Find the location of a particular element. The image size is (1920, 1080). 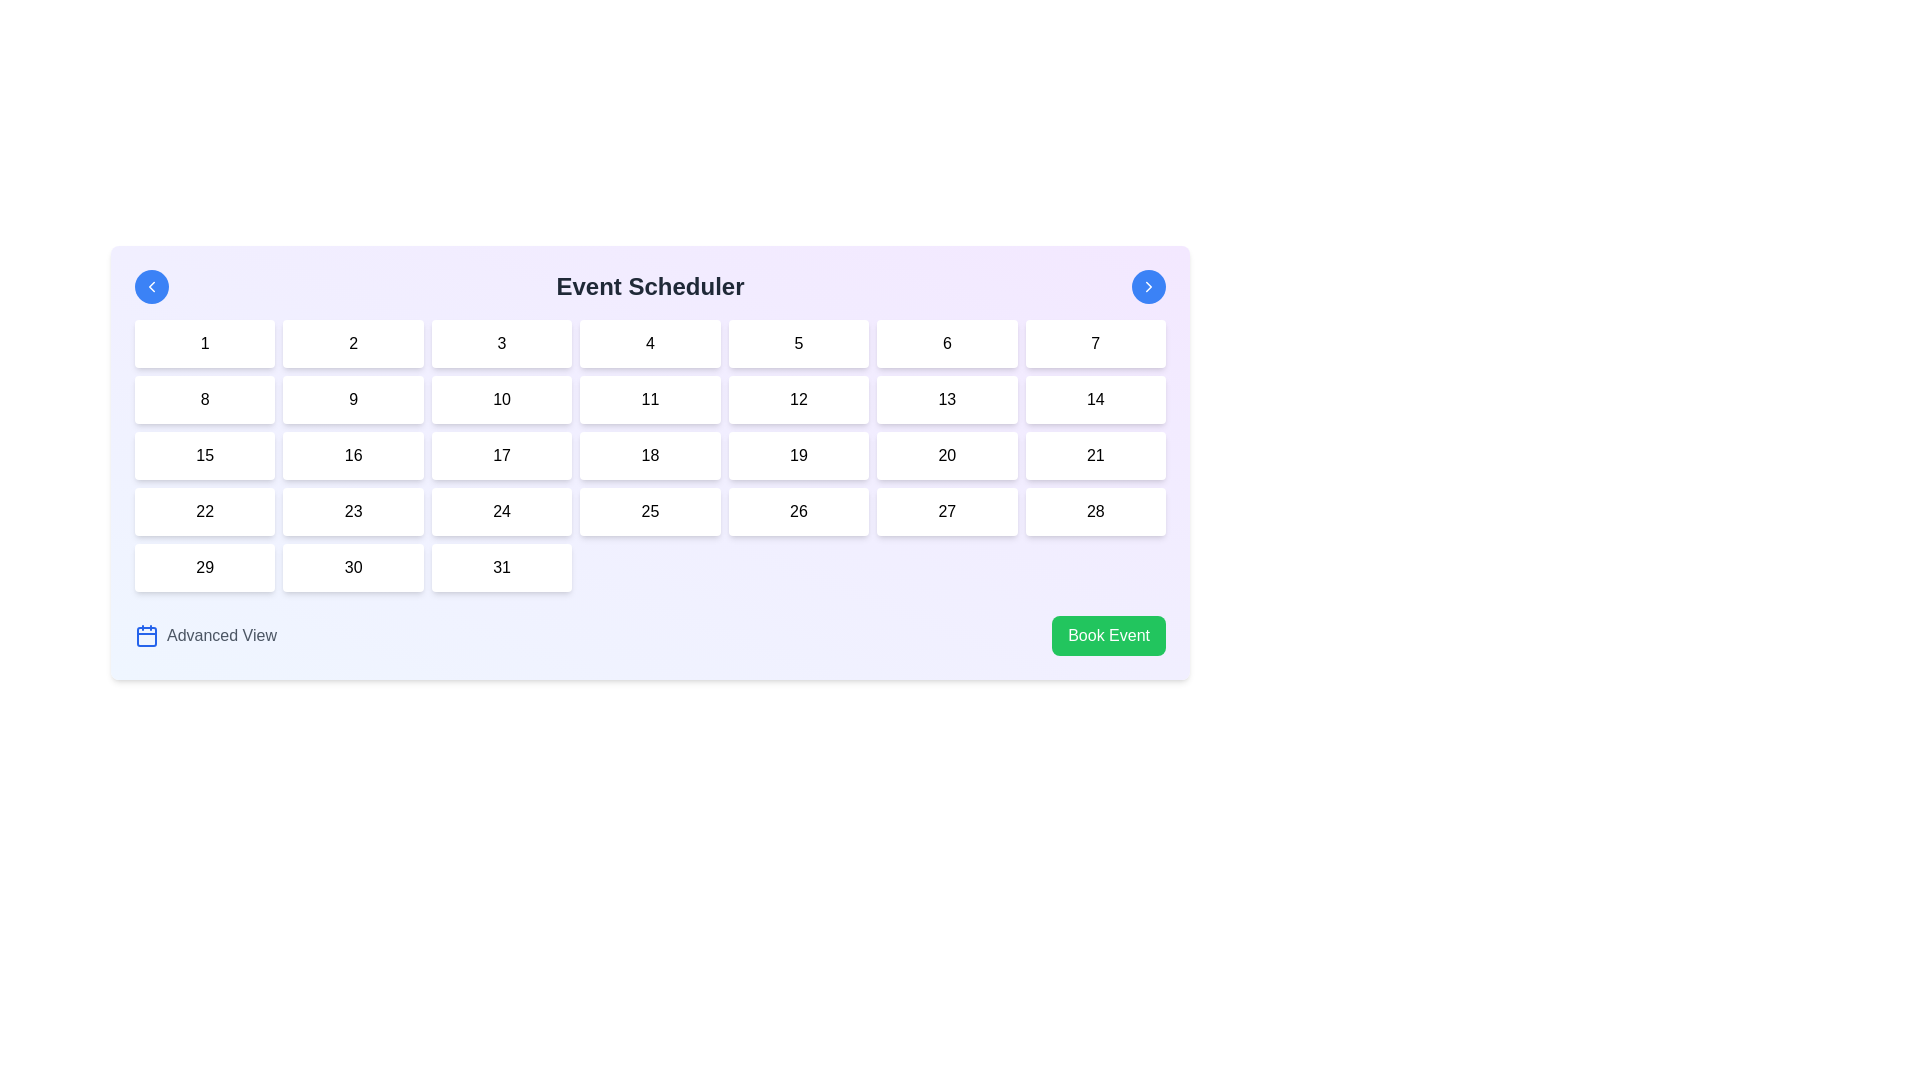

the selectable button representing the 11th day of the month in the event scheduler interface is located at coordinates (650, 400).